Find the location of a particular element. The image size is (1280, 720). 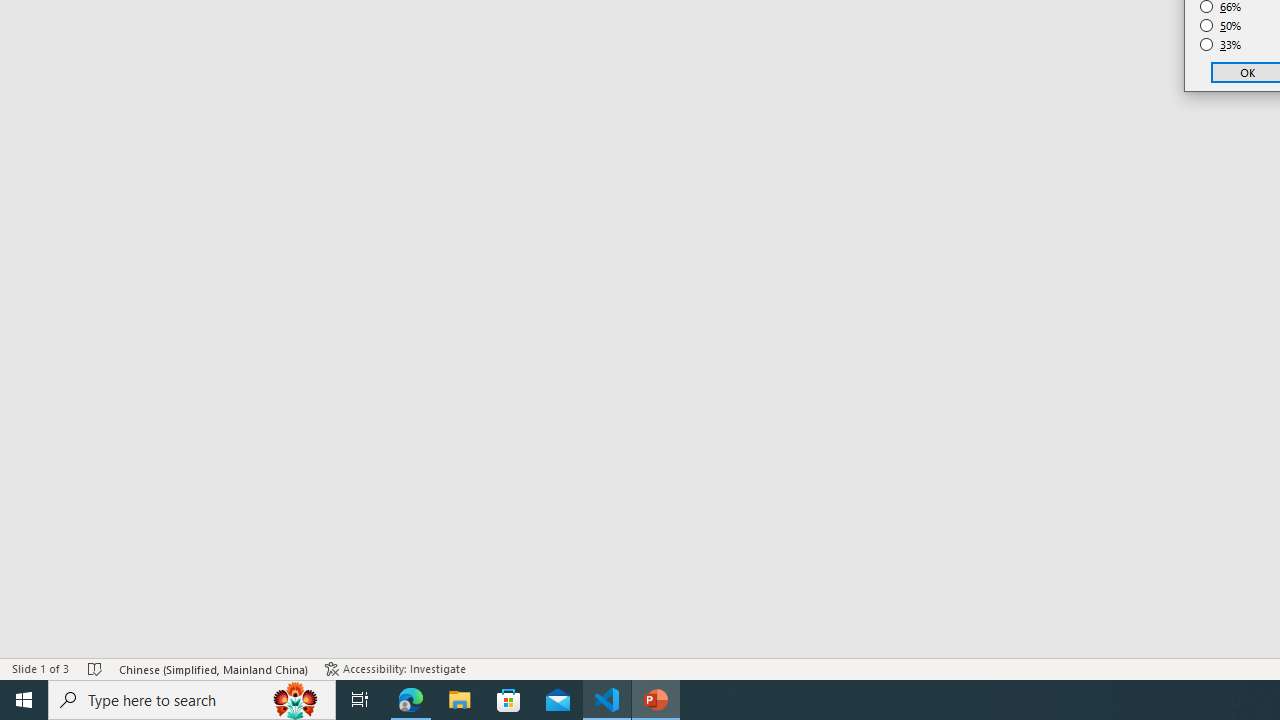

'50%' is located at coordinates (1220, 25).